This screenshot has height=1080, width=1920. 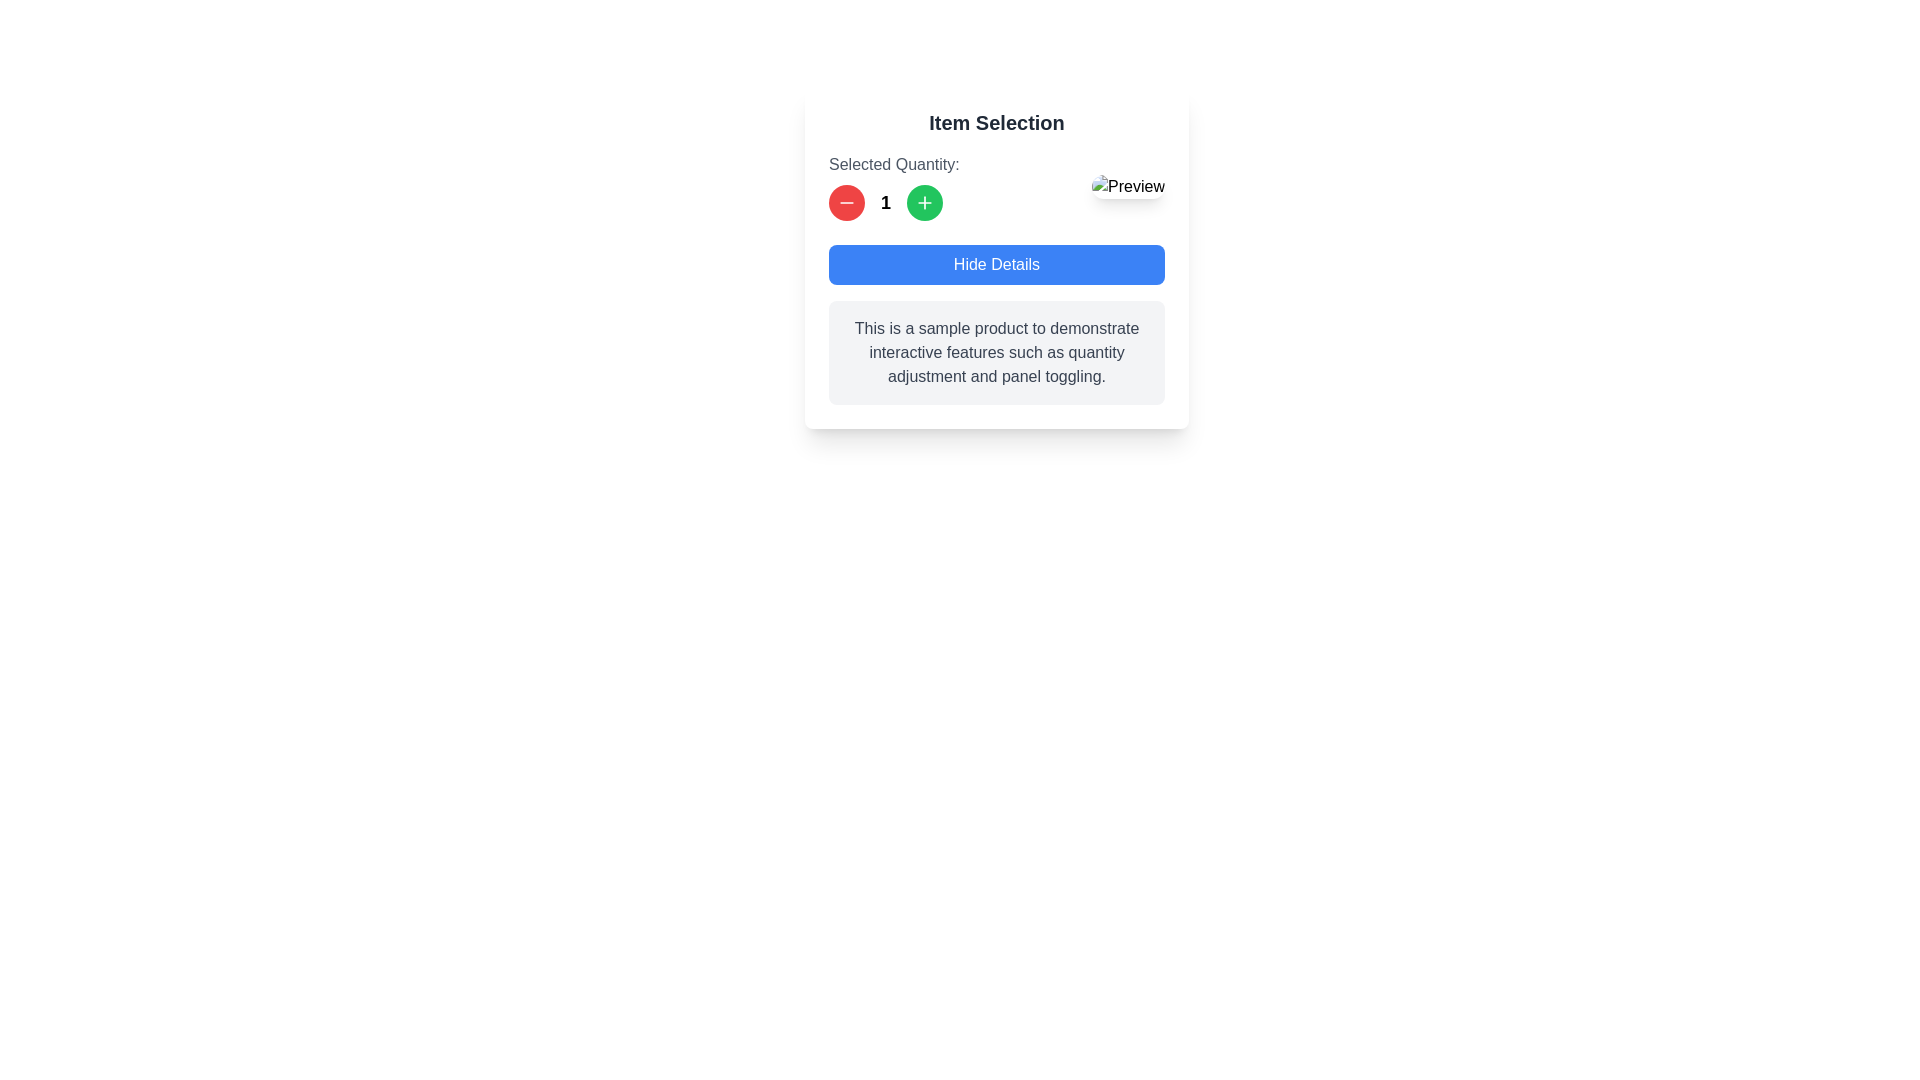 I want to click on the circular red button with a white minus sign, so click(x=846, y=203).